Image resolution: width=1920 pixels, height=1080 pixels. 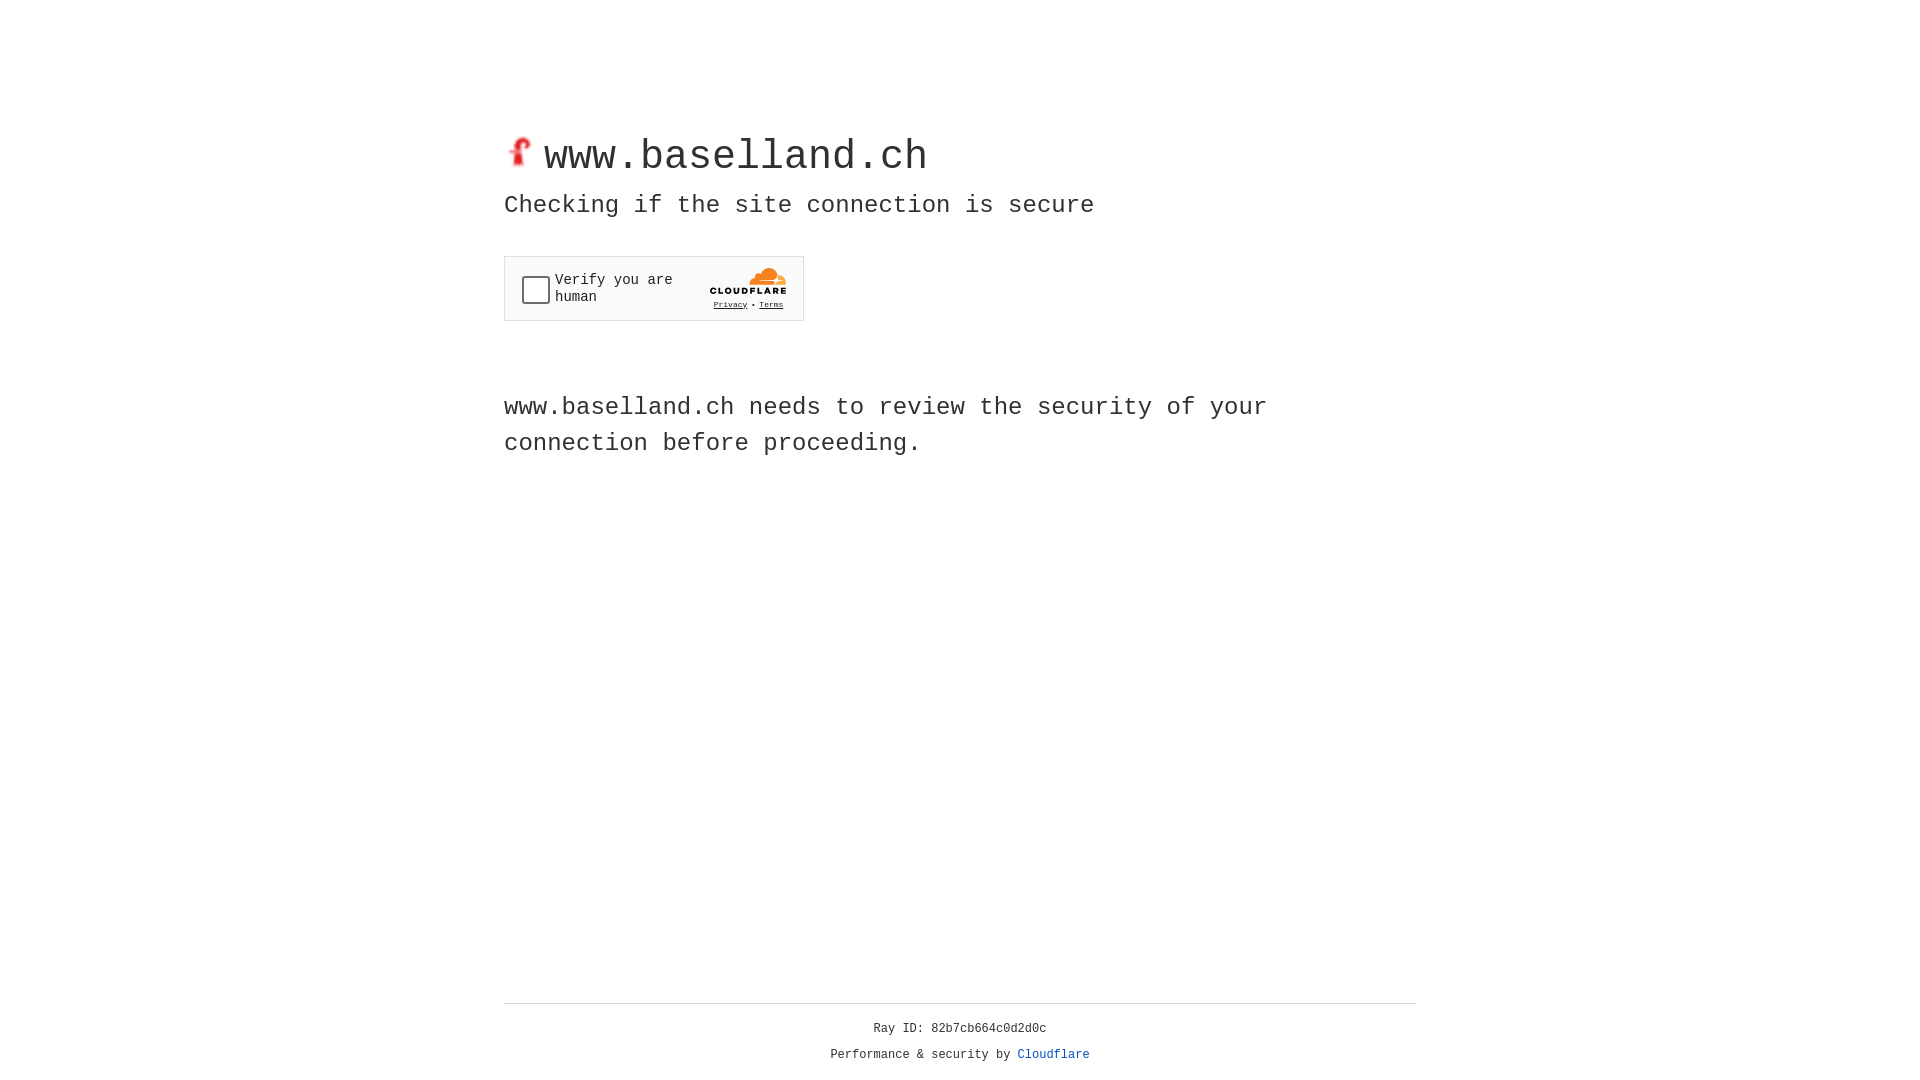 I want to click on 'Cloudflare', so click(x=1017, y=1054).